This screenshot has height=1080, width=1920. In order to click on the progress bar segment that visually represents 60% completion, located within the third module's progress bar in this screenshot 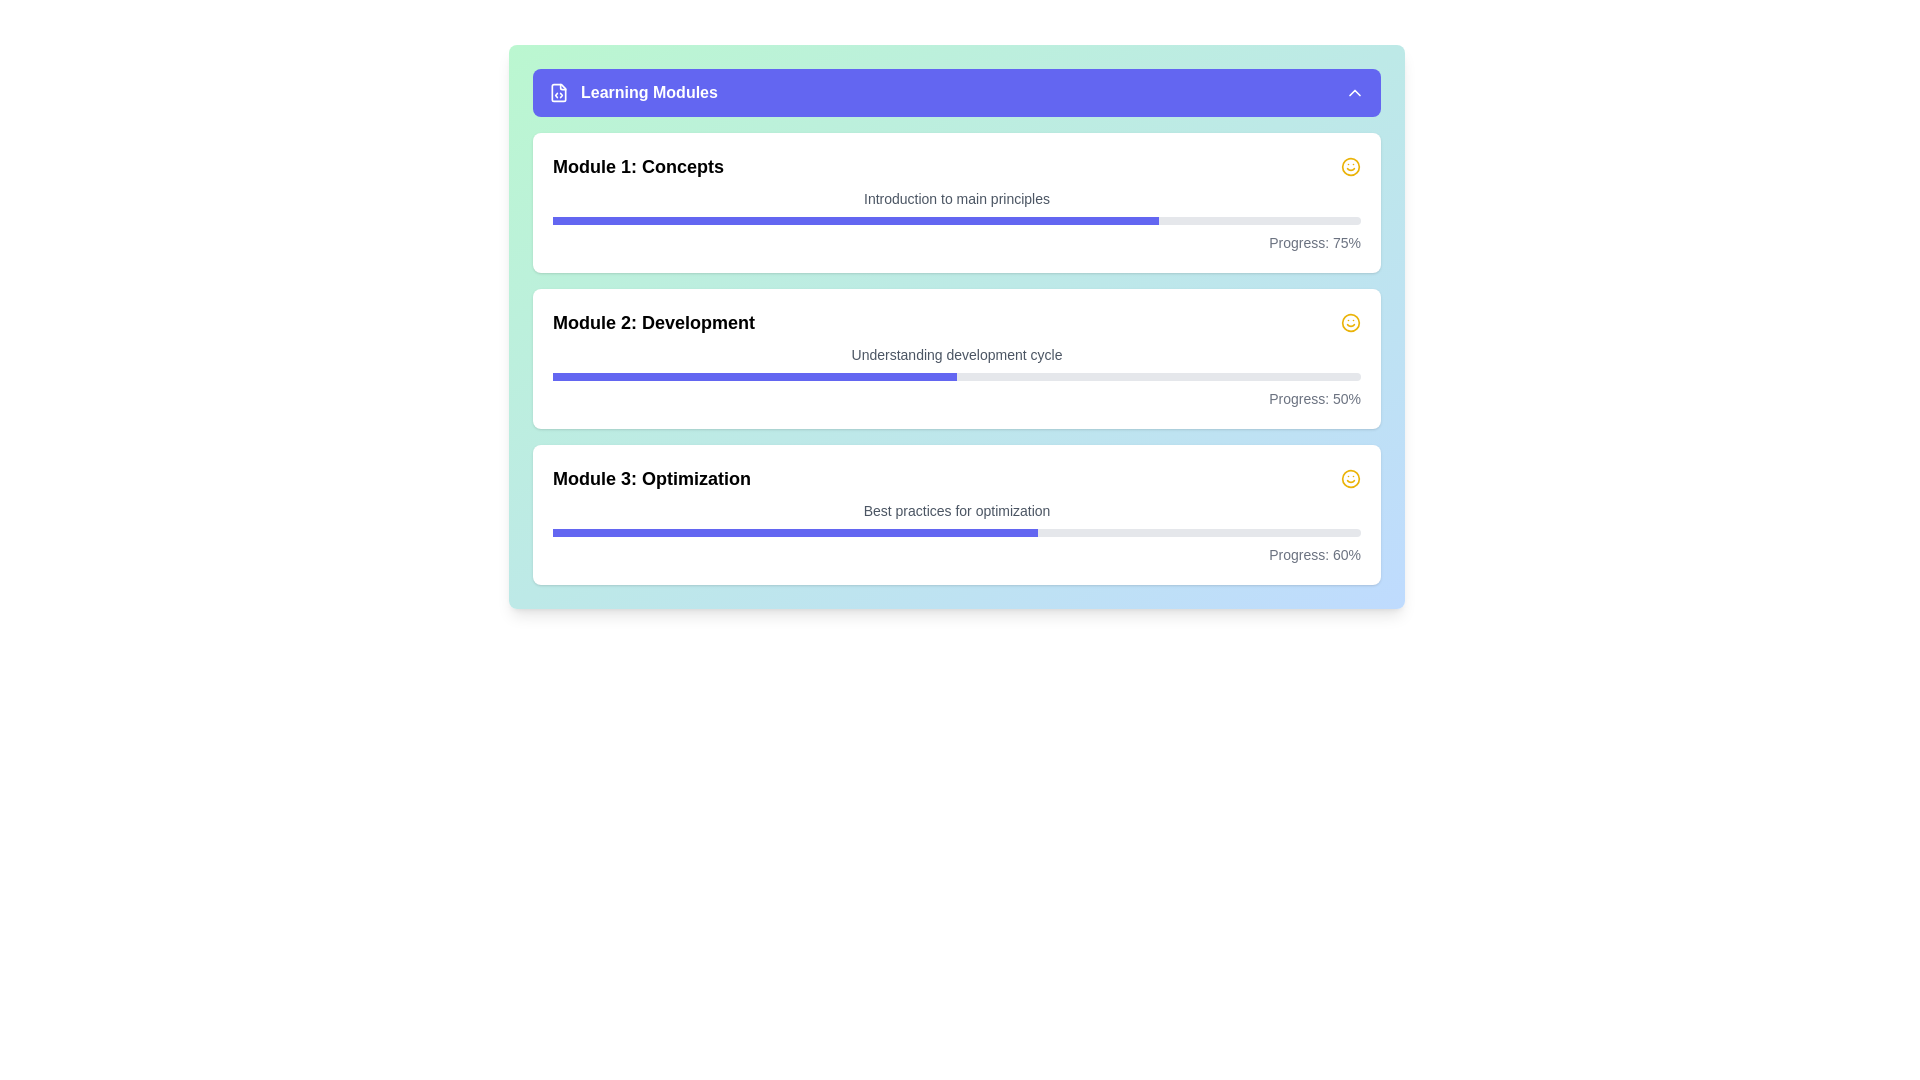, I will do `click(794, 531)`.